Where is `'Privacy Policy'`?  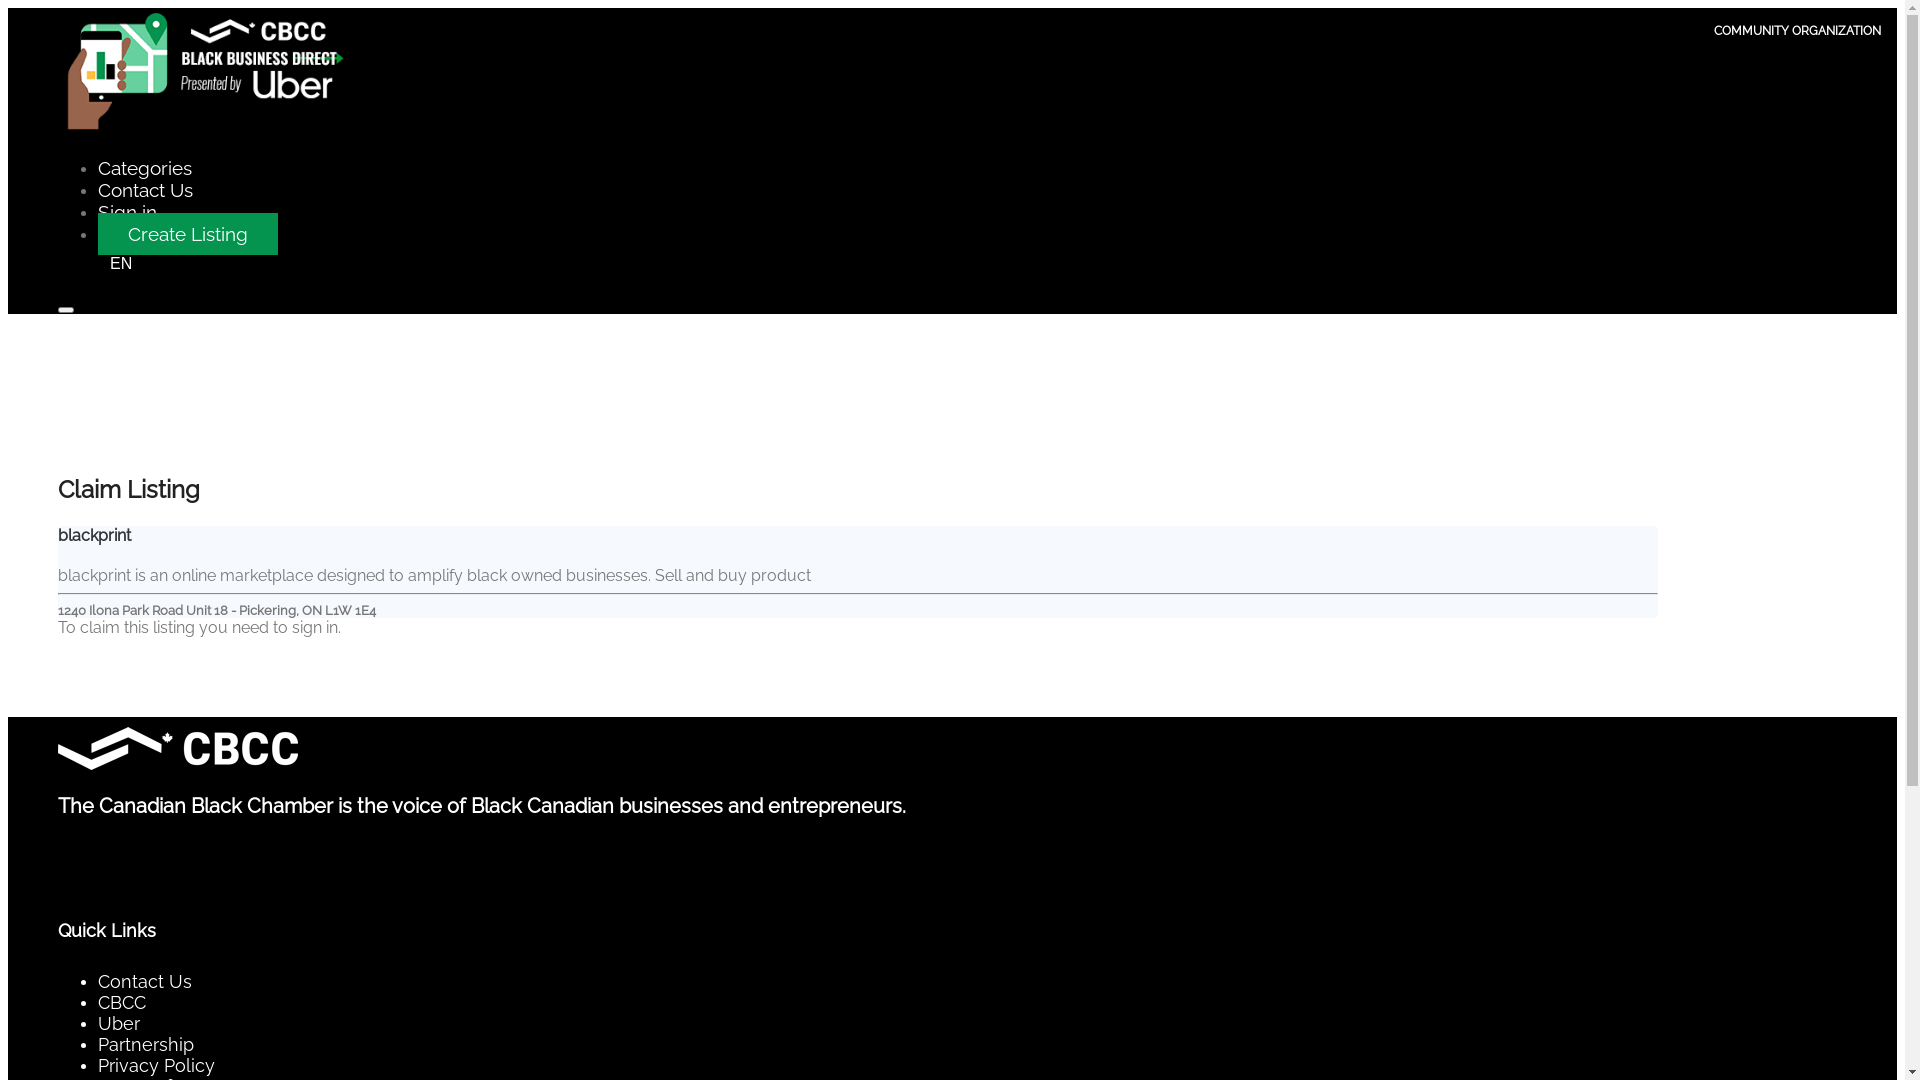
'Privacy Policy' is located at coordinates (155, 1064).